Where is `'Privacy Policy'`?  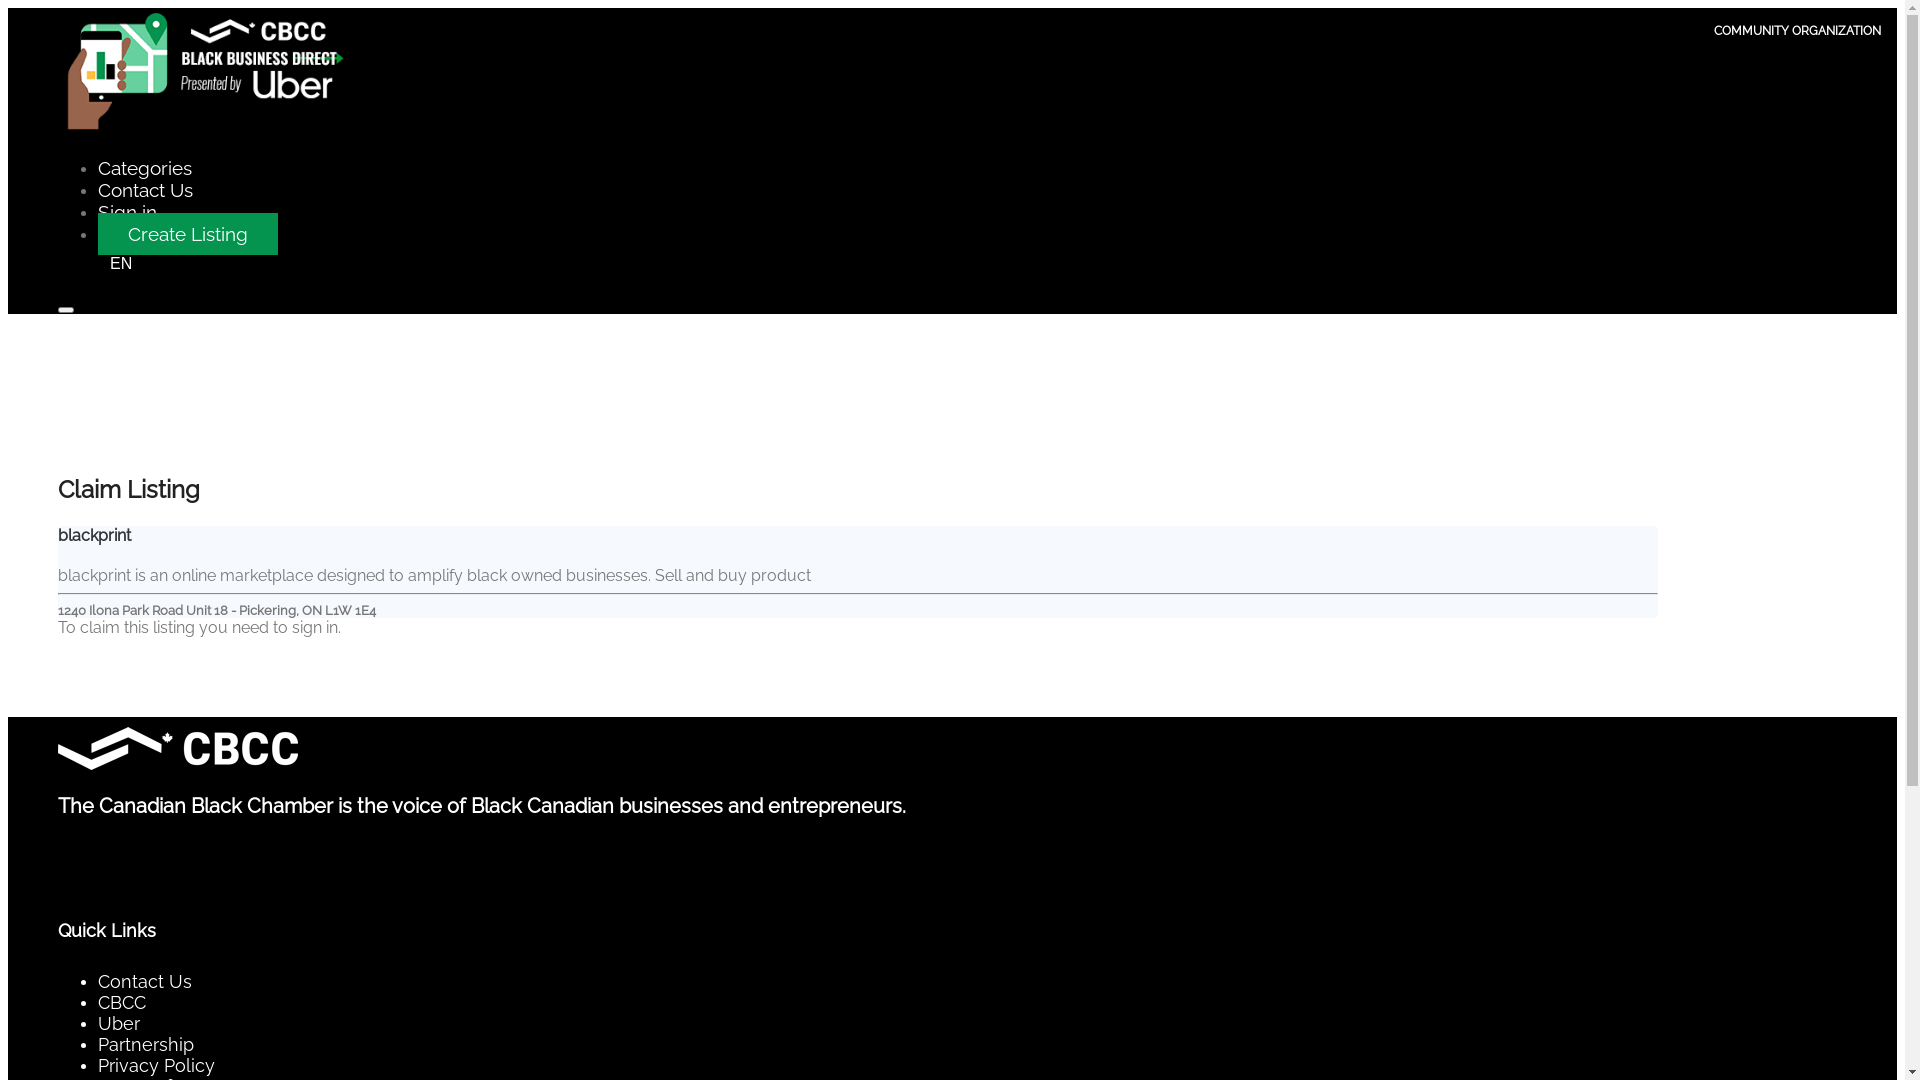
'Privacy Policy' is located at coordinates (155, 1064).